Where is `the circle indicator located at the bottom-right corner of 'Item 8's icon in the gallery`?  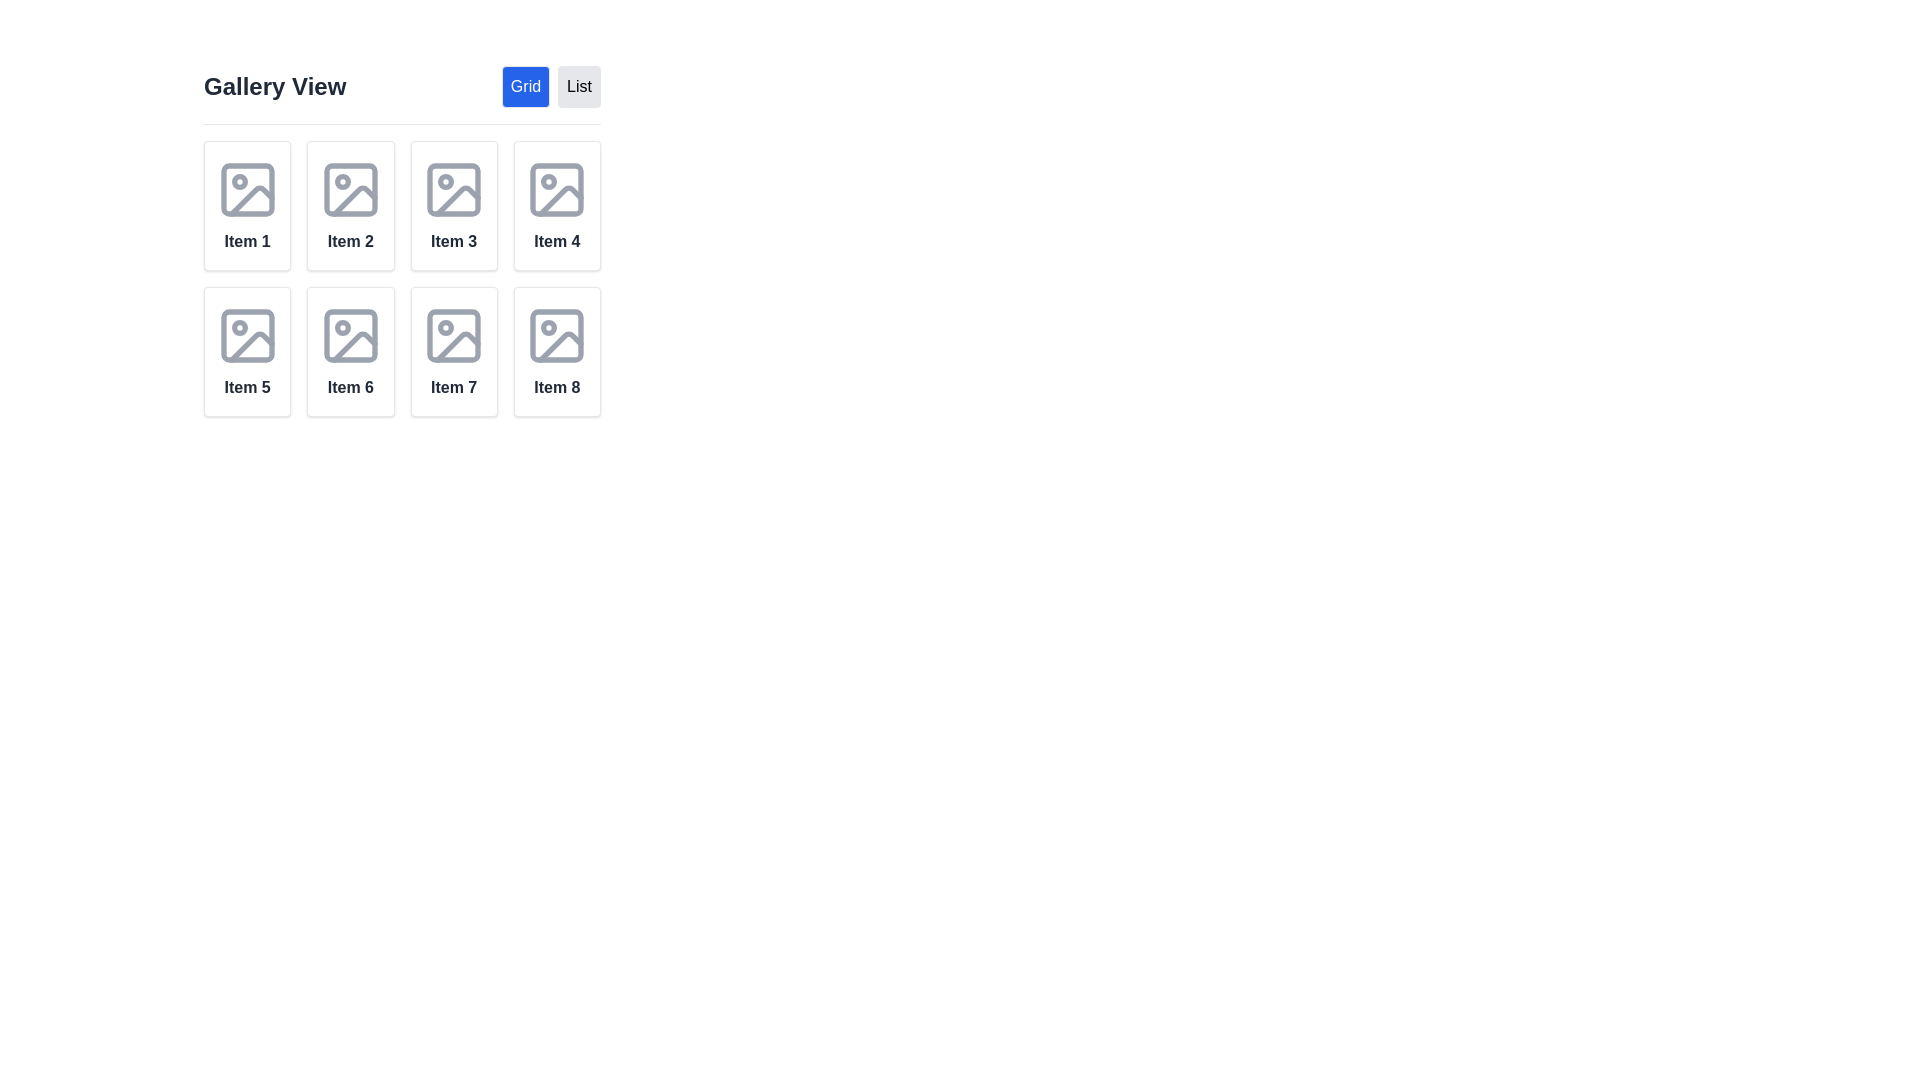 the circle indicator located at the bottom-right corner of 'Item 8's icon in the gallery is located at coordinates (549, 326).